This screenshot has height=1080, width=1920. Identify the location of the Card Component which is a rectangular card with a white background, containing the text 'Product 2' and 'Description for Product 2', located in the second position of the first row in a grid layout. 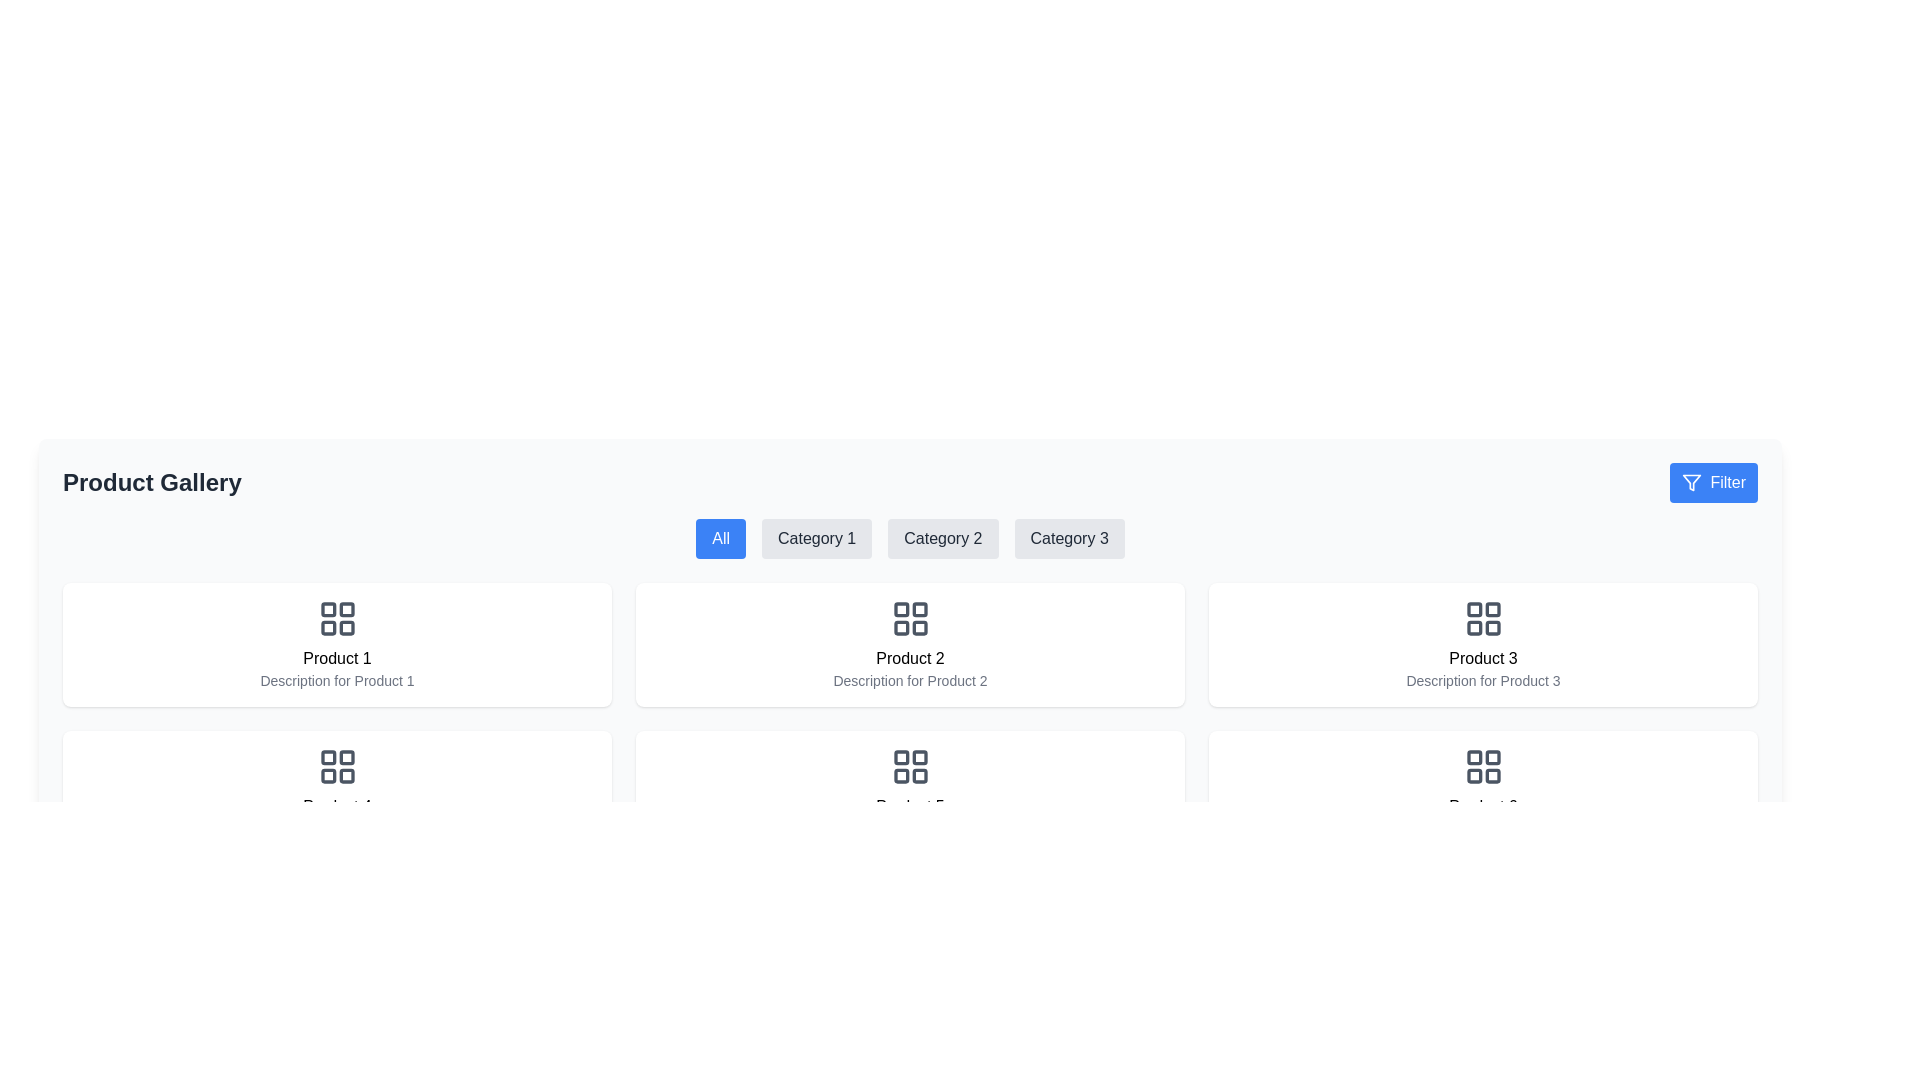
(909, 644).